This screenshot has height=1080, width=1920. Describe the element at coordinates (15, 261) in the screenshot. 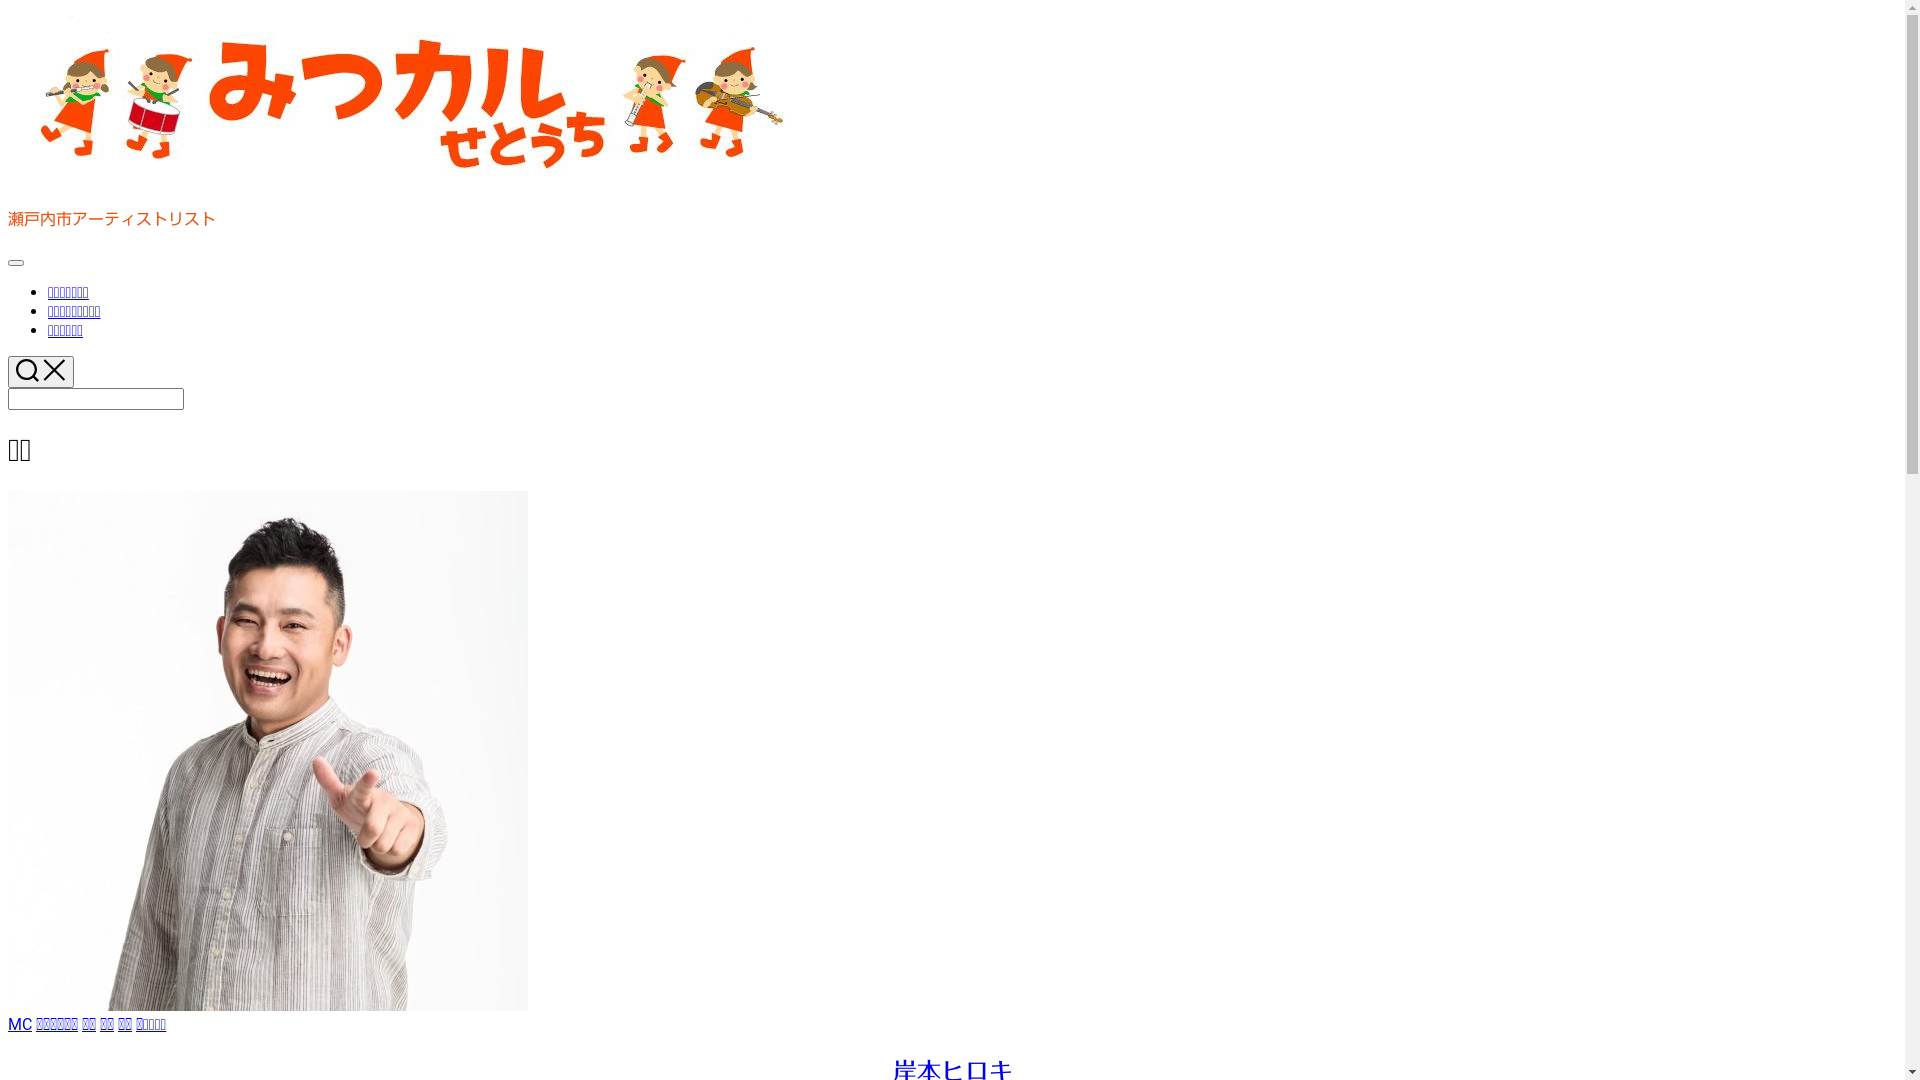

I see `'Expand Menu'` at that location.